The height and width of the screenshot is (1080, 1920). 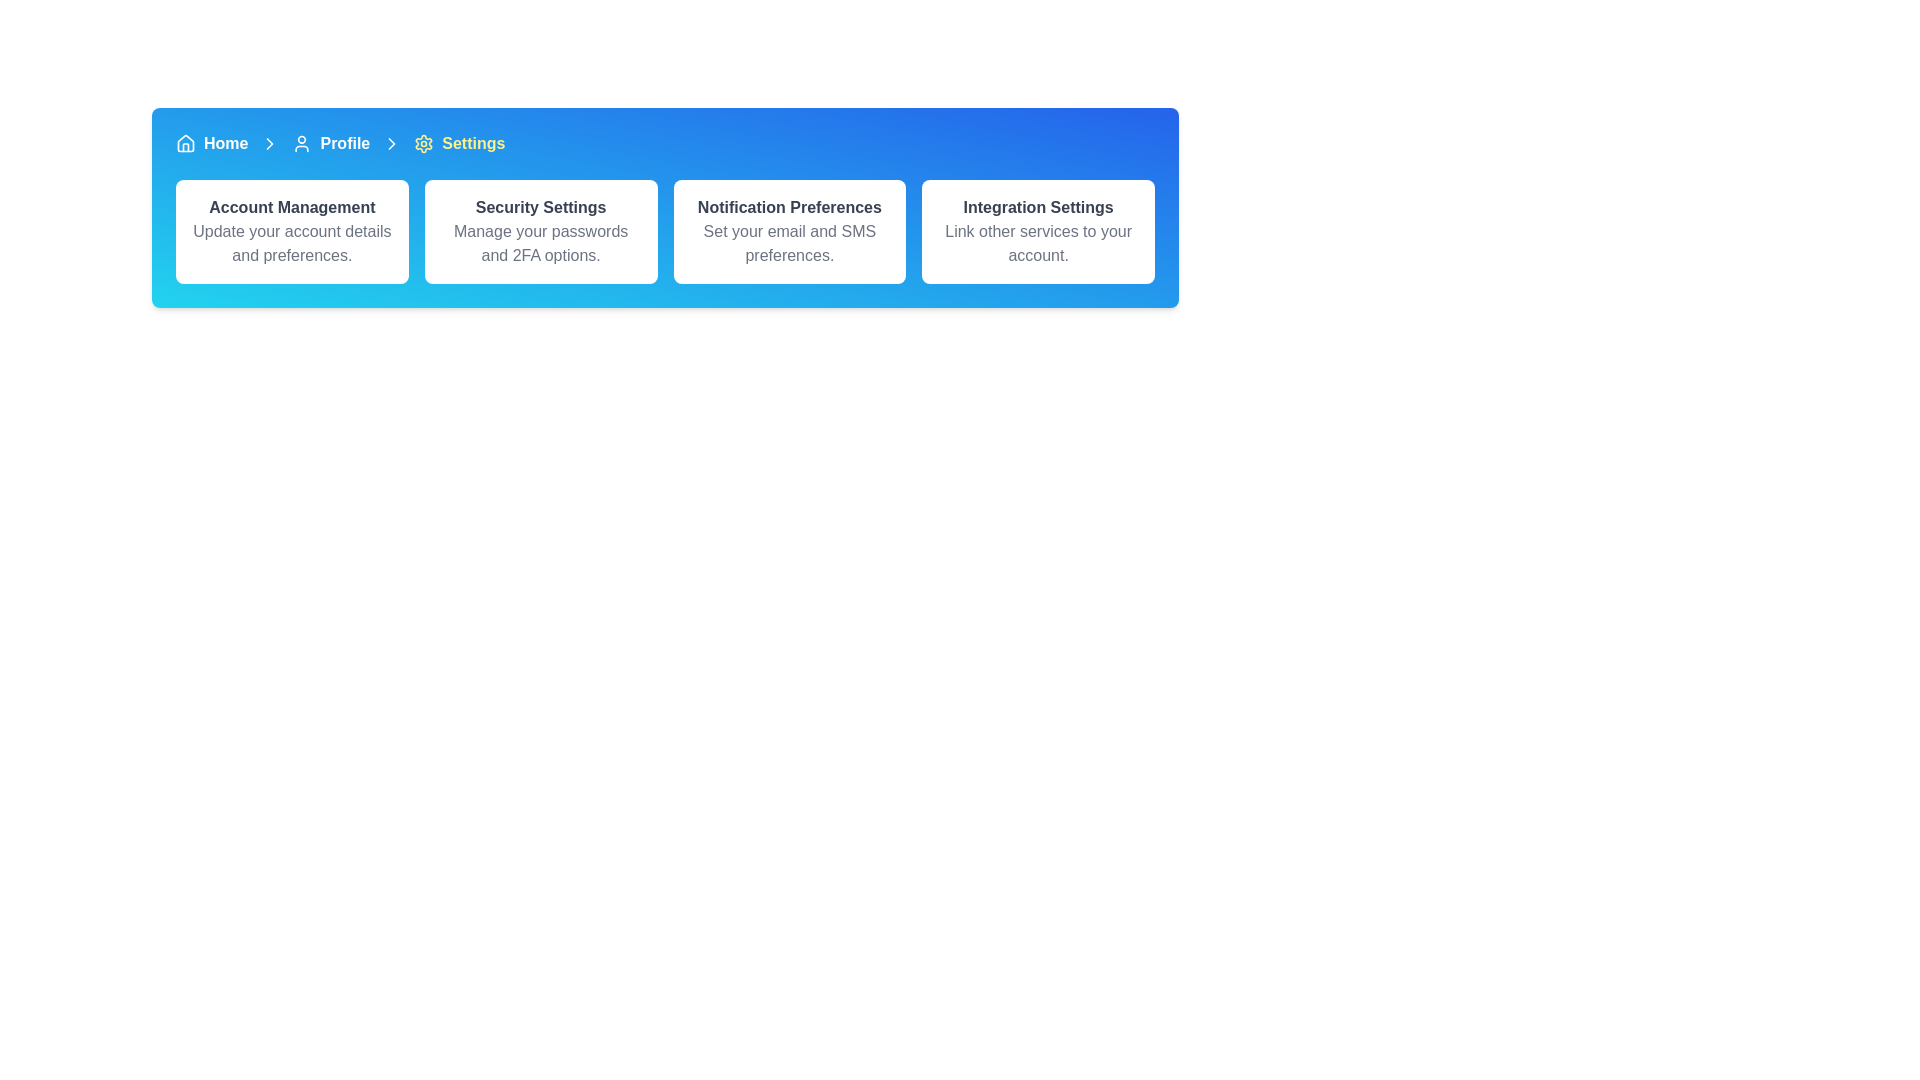 What do you see at coordinates (541, 242) in the screenshot?
I see `the descriptive text block providing information about 'Security Settings', which is the second line of text in a white rounded rectangle card below the header 'Security Settings'` at bounding box center [541, 242].